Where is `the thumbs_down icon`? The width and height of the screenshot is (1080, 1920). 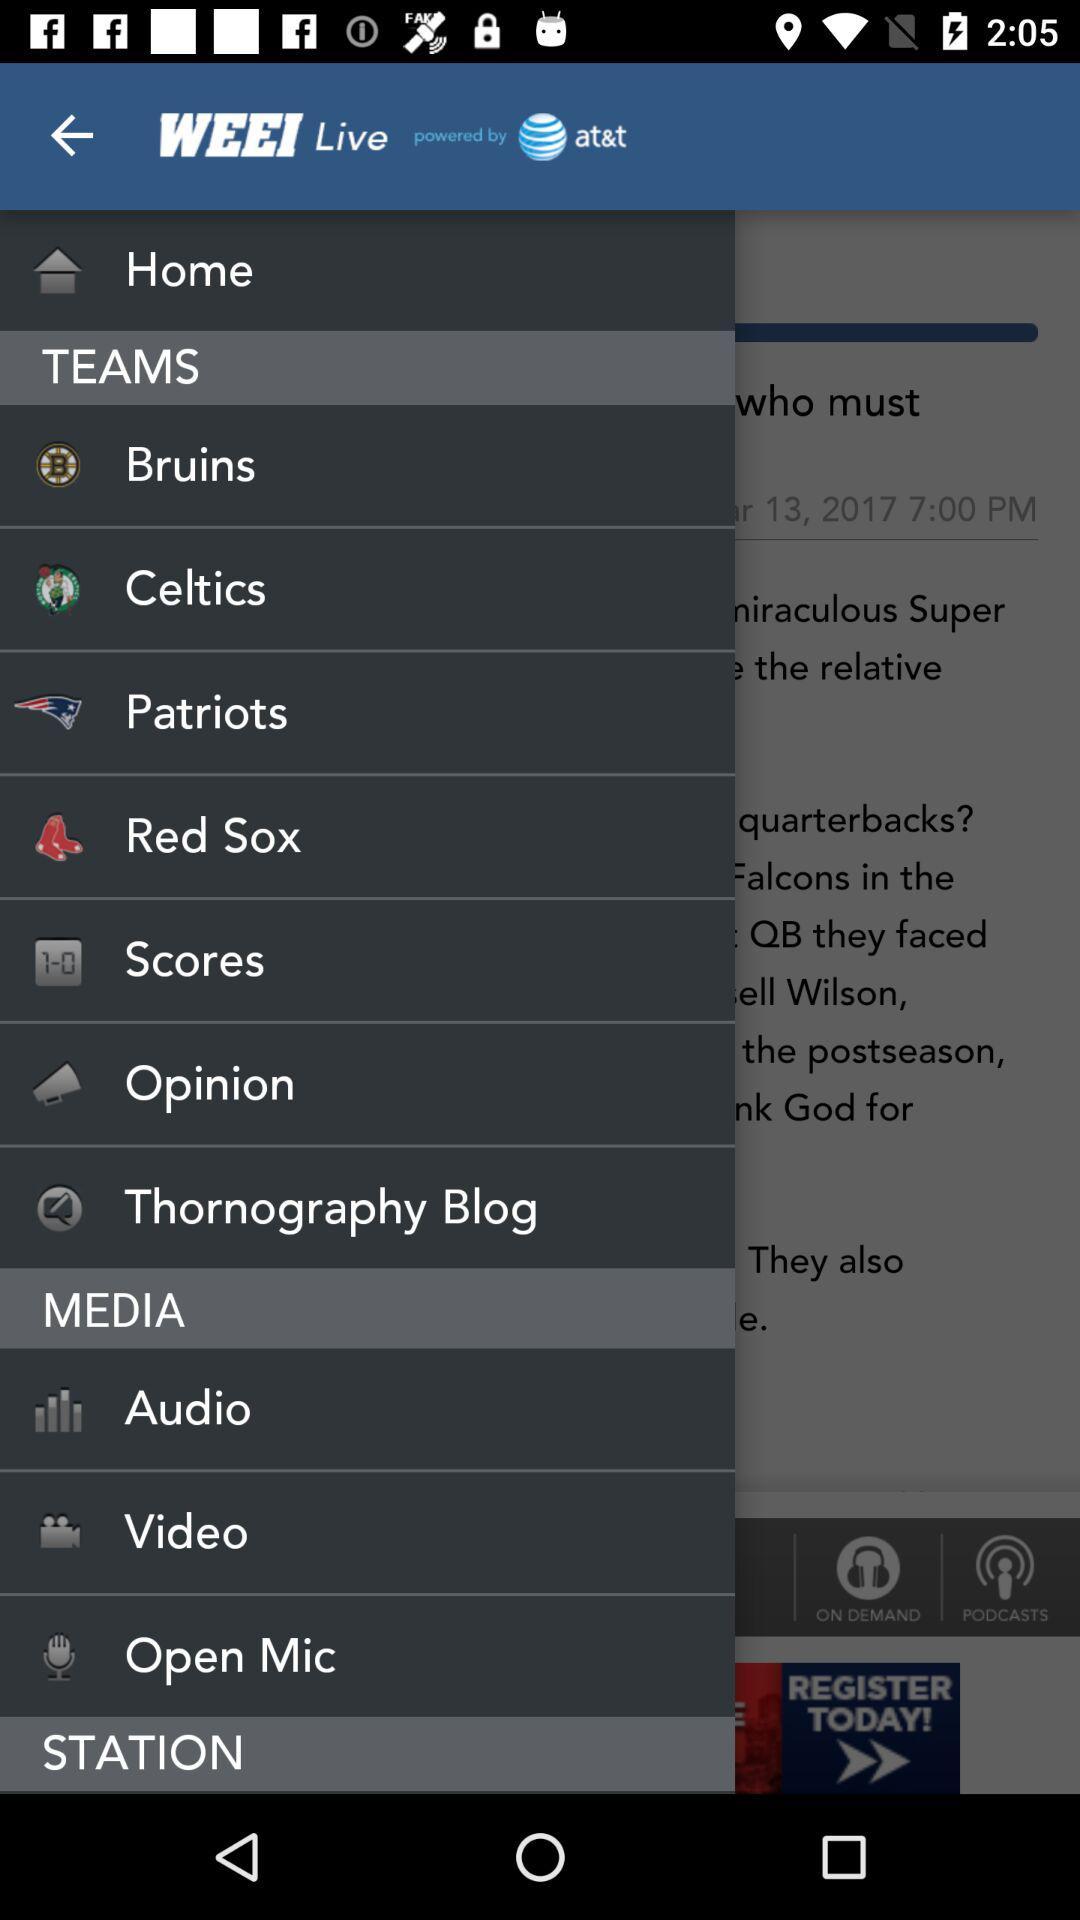 the thumbs_down icon is located at coordinates (1010, 1576).